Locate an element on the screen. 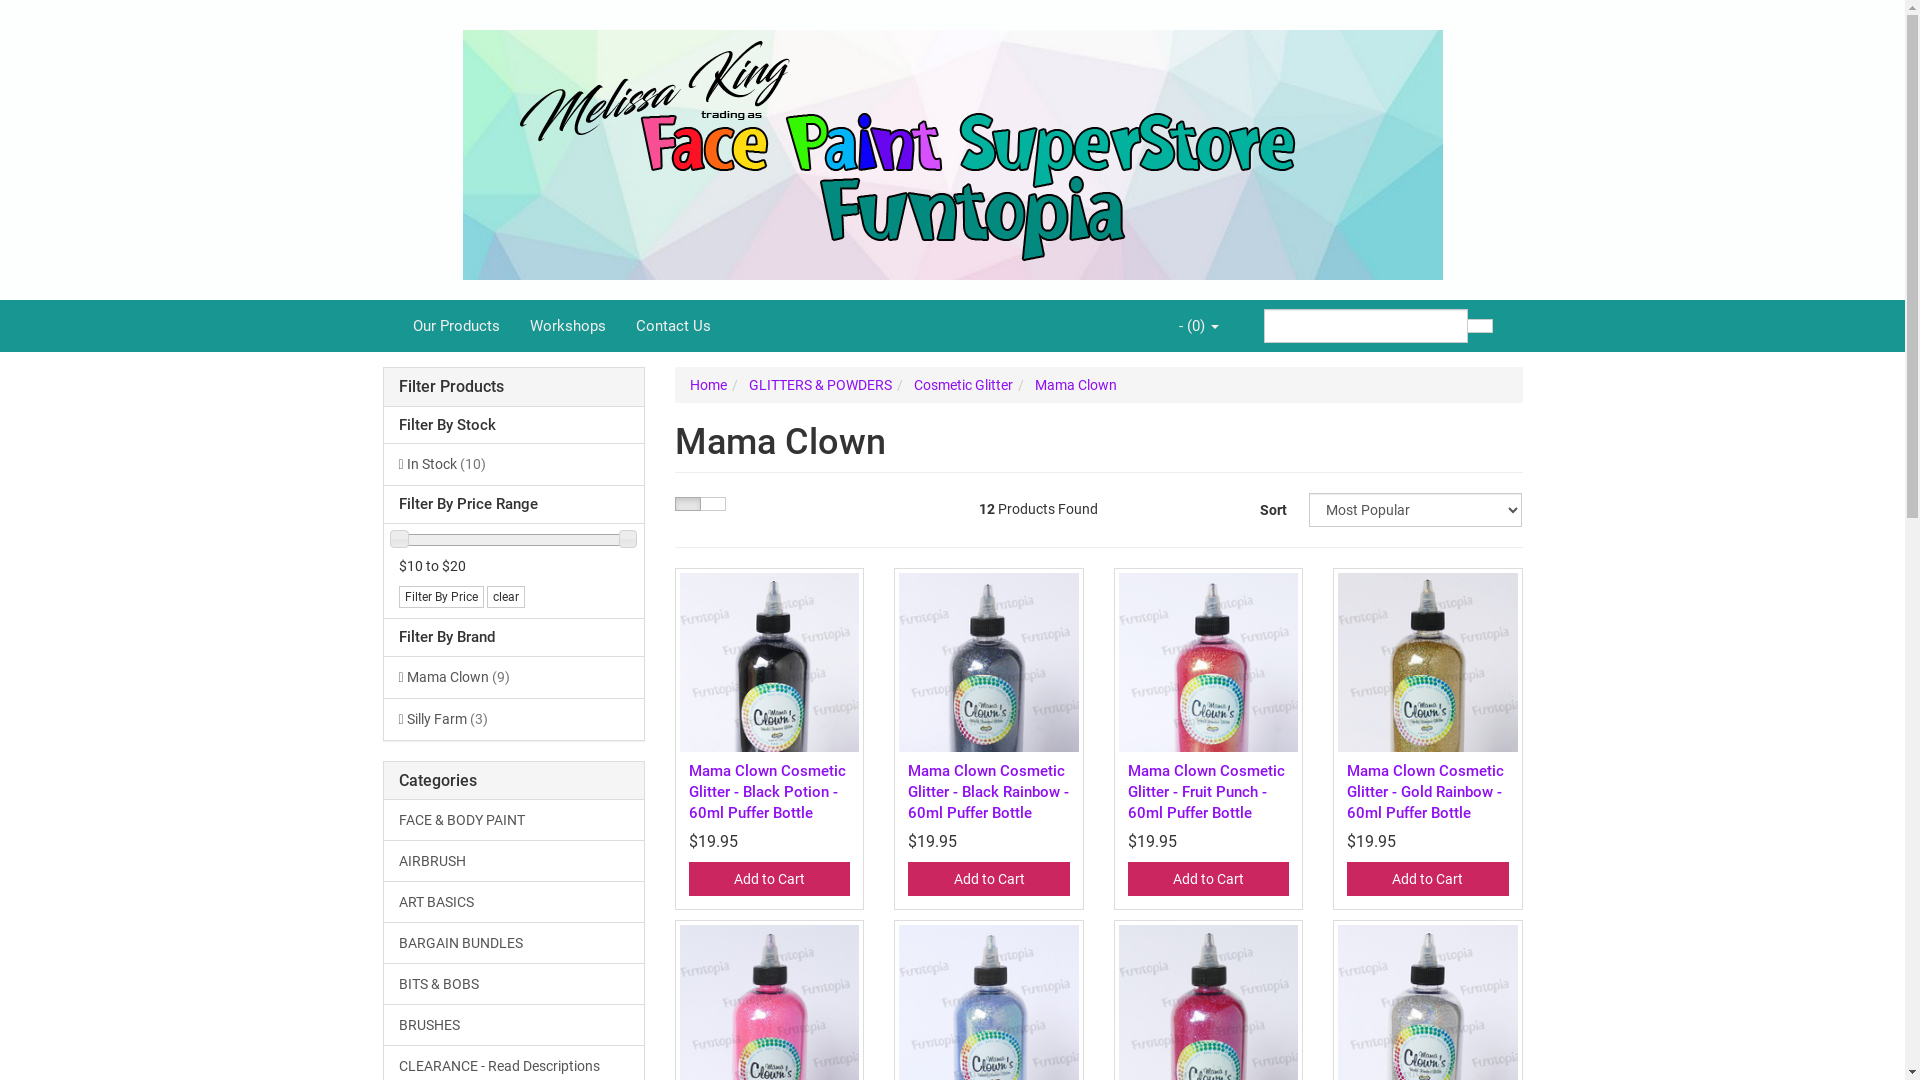 Image resolution: width=1920 pixels, height=1080 pixels. 'Filter By Price' is located at coordinates (439, 596).